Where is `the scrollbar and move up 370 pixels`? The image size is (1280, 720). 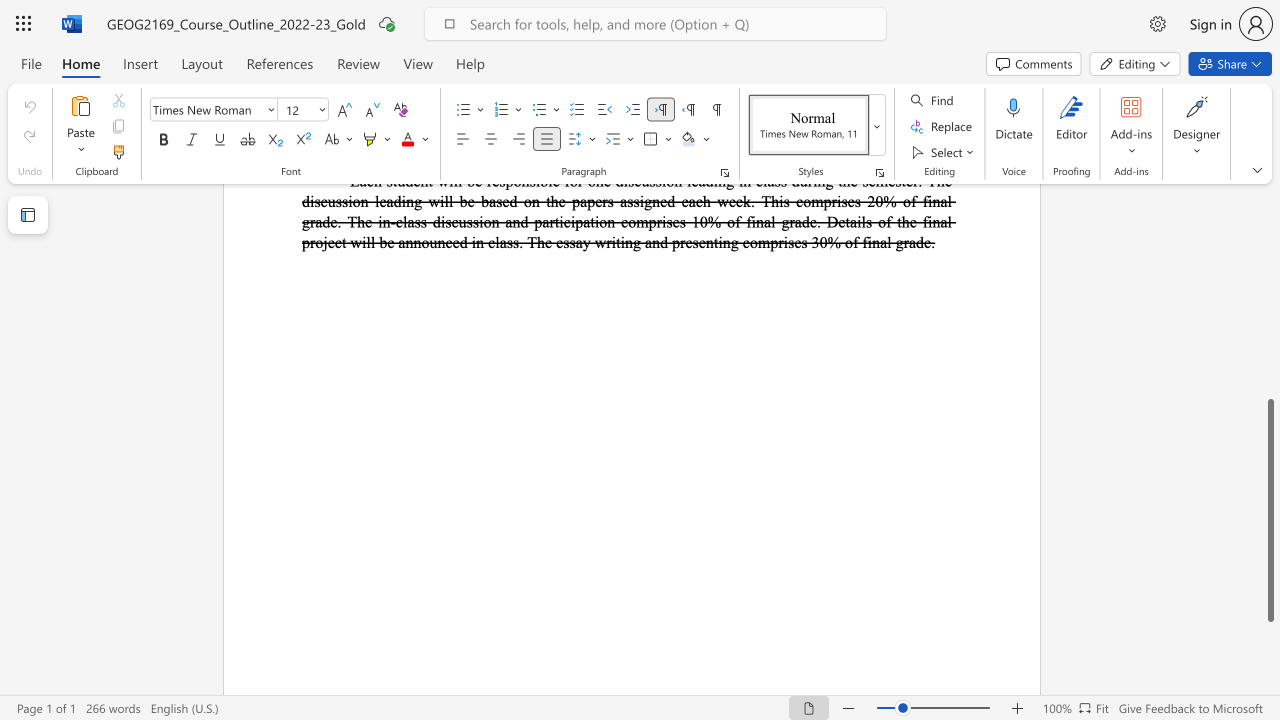
the scrollbar and move up 370 pixels is located at coordinates (1269, 509).